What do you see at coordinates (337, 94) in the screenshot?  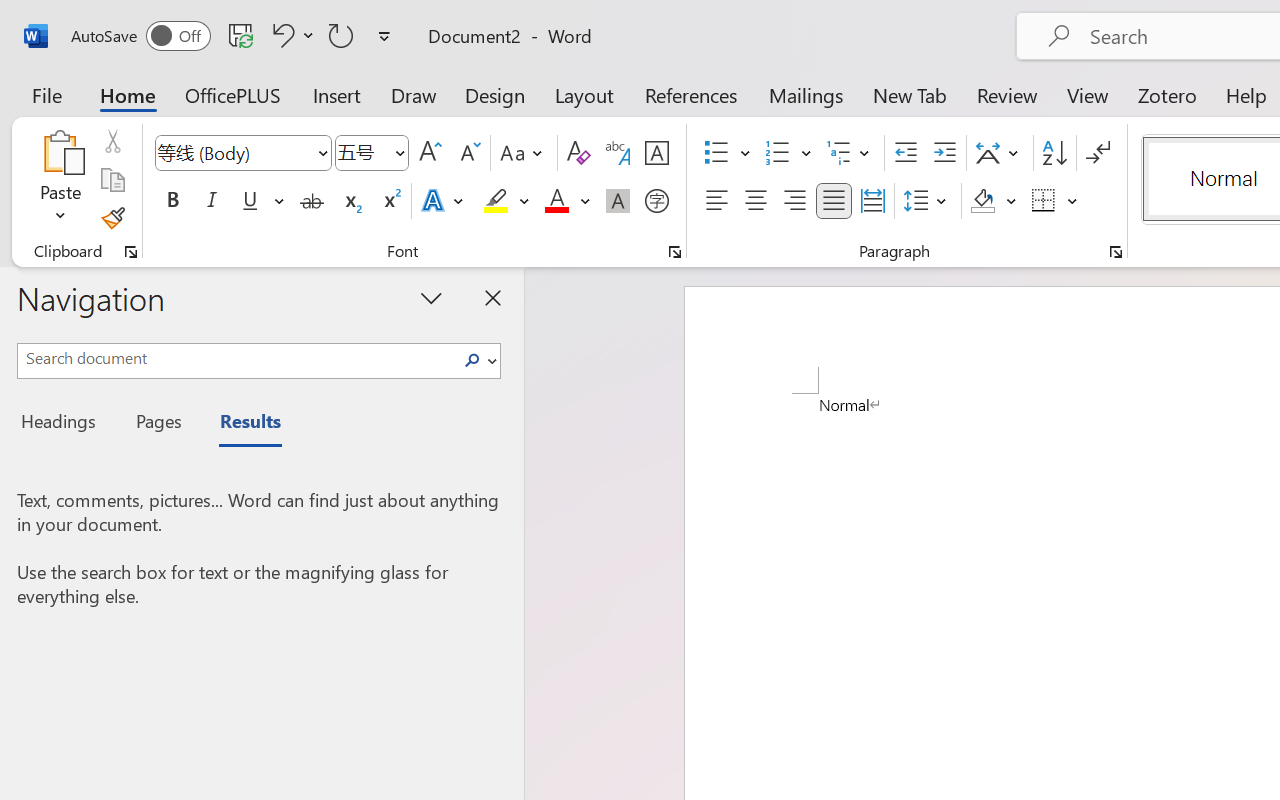 I see `'Insert'` at bounding box center [337, 94].